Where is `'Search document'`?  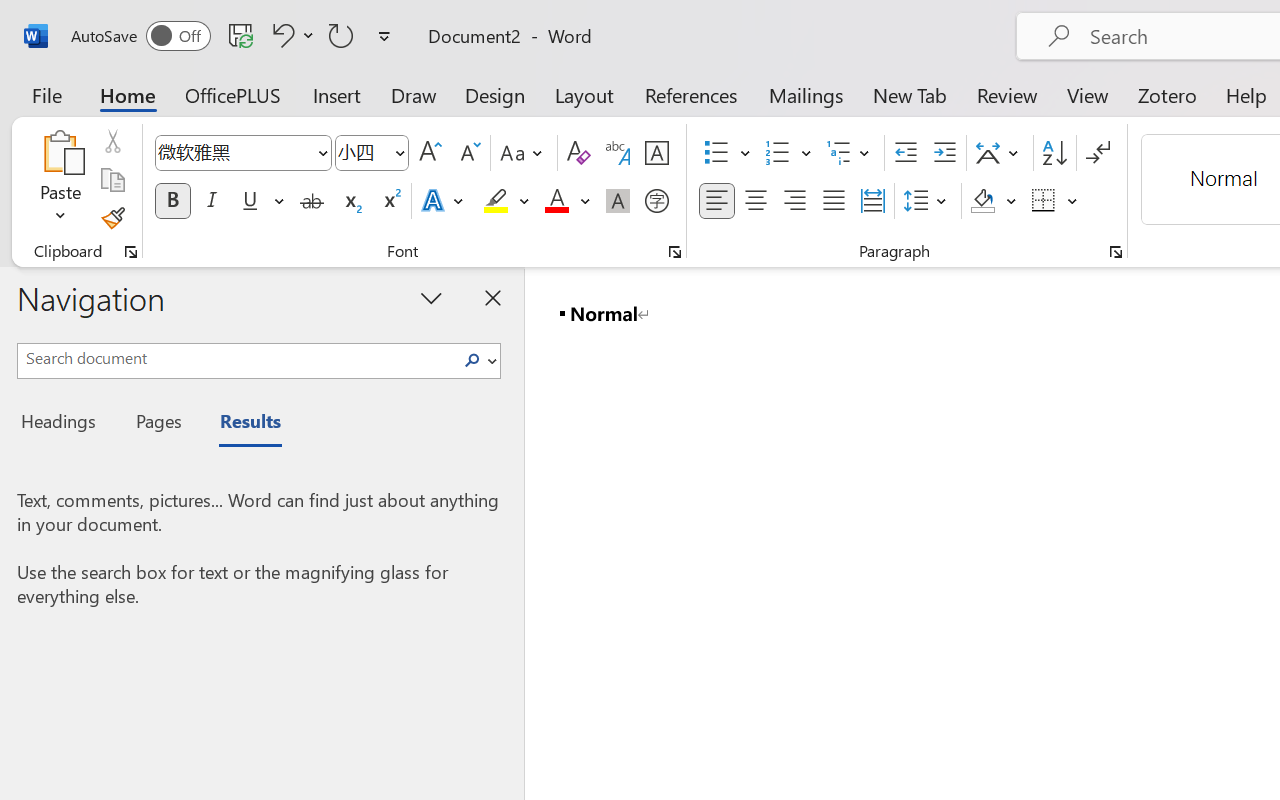 'Search document' is located at coordinates (237, 358).